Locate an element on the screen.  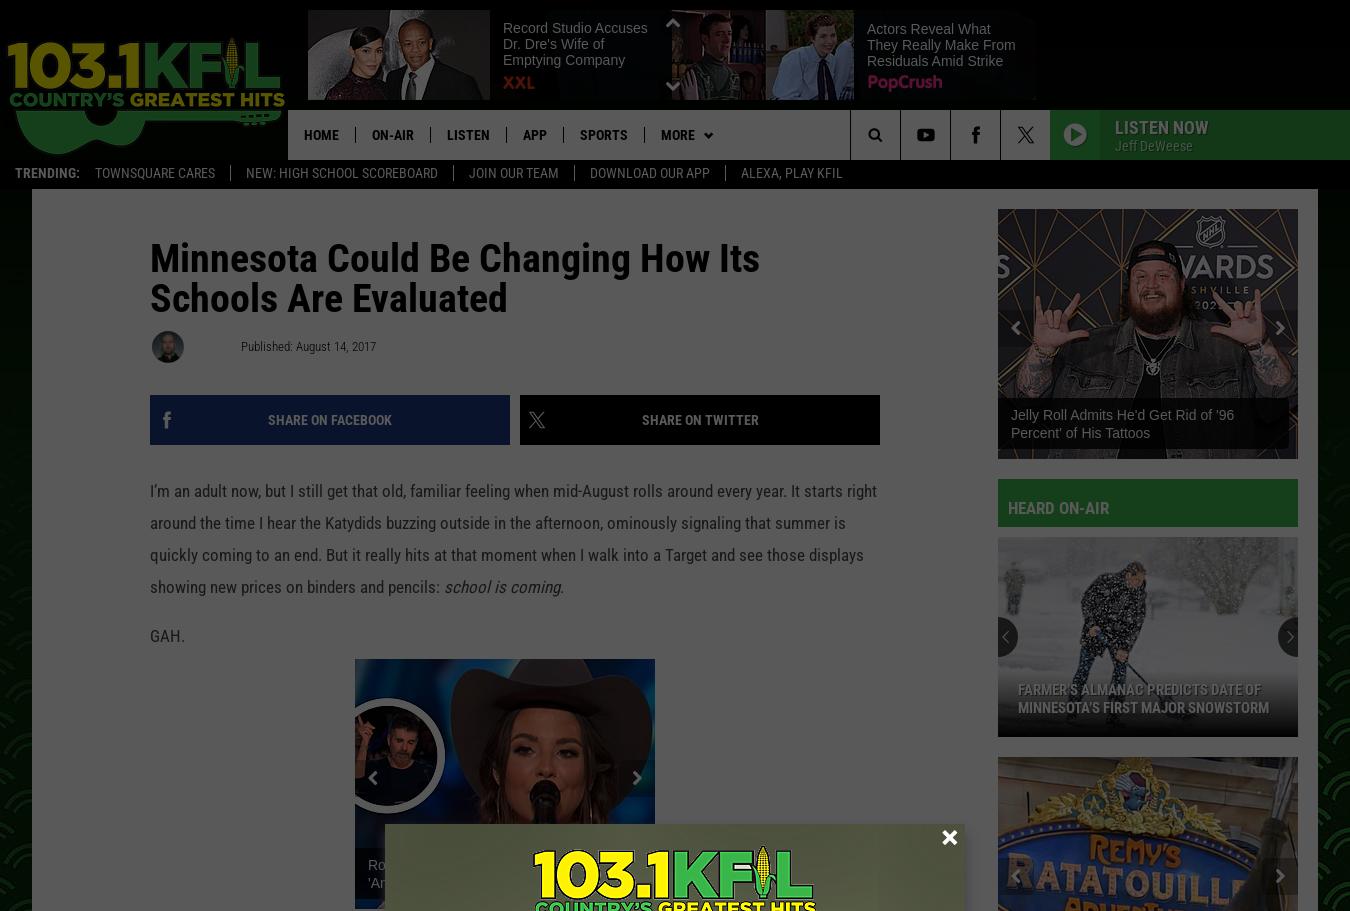
'Download Our App' is located at coordinates (650, 175).